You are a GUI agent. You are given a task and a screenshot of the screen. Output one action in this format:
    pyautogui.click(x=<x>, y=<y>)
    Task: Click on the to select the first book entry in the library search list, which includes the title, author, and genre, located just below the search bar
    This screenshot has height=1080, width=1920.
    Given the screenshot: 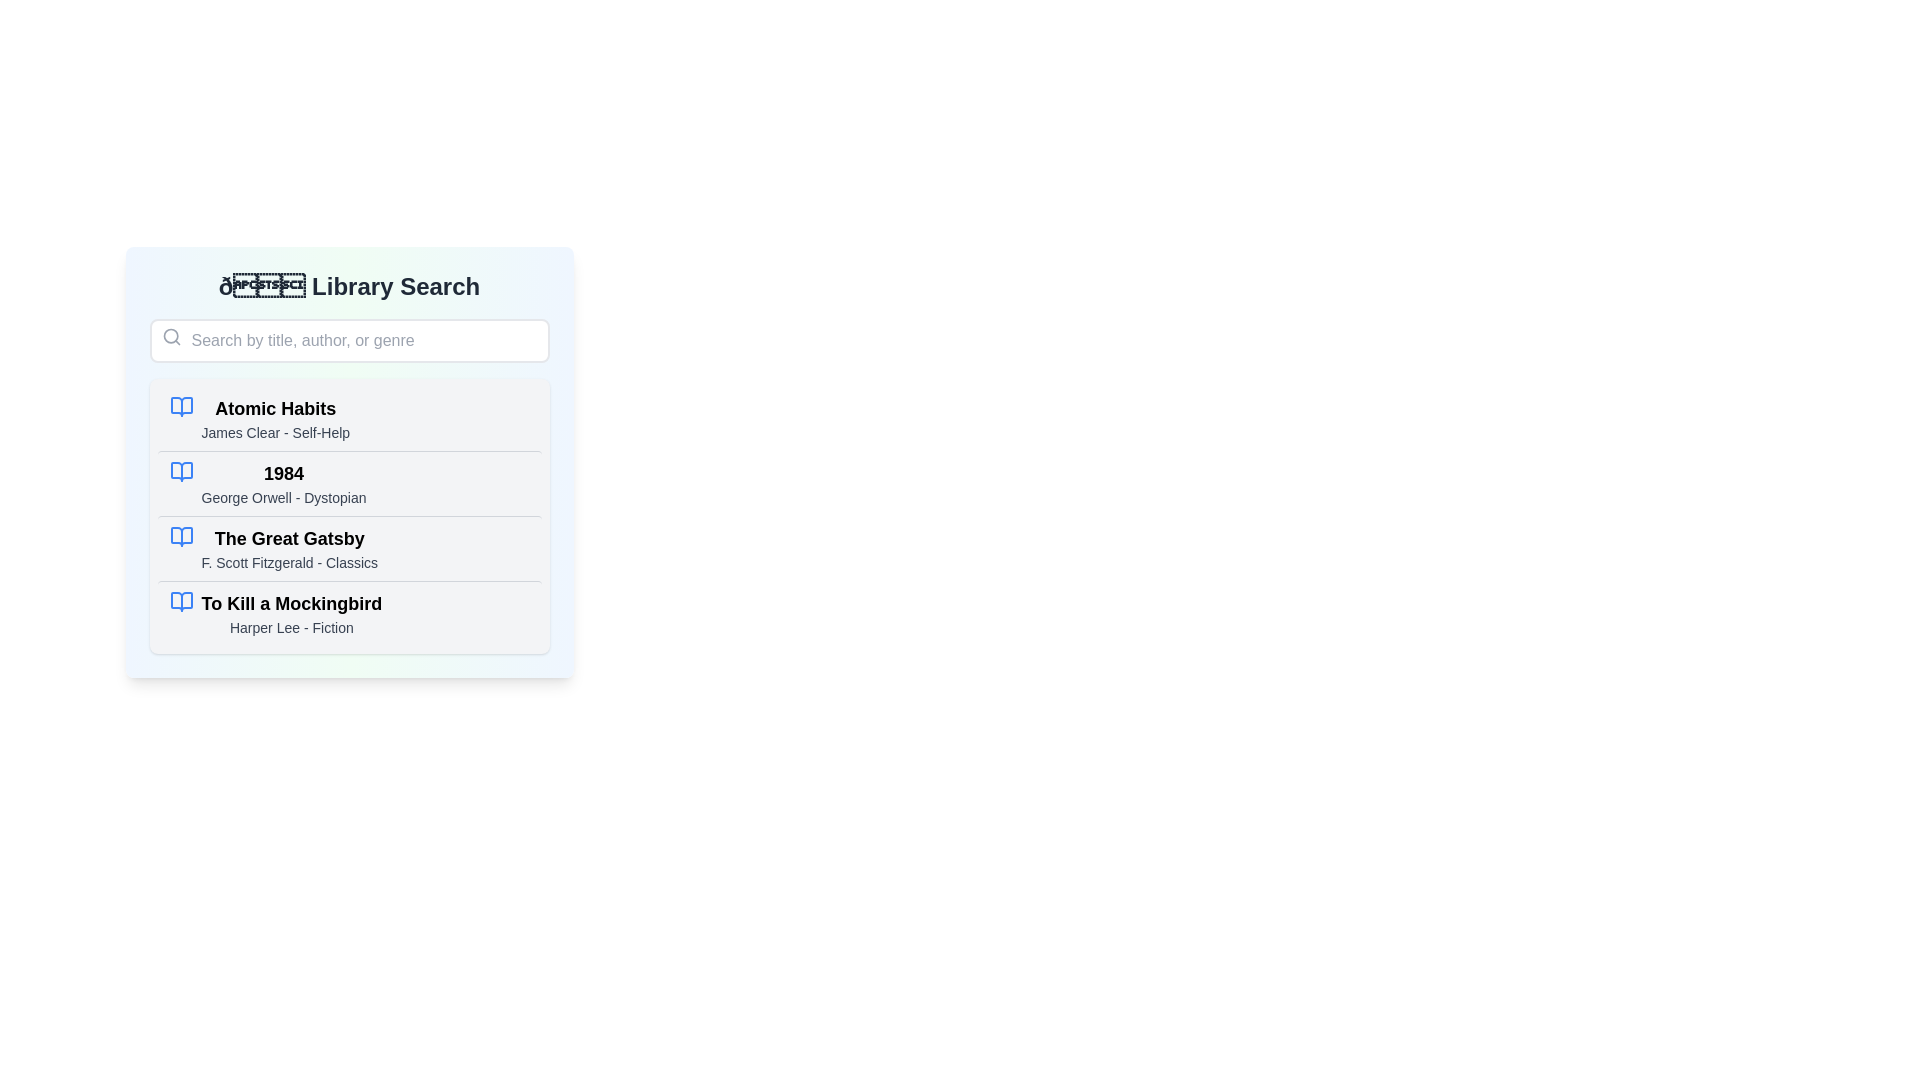 What is the action you would take?
    pyautogui.click(x=274, y=418)
    